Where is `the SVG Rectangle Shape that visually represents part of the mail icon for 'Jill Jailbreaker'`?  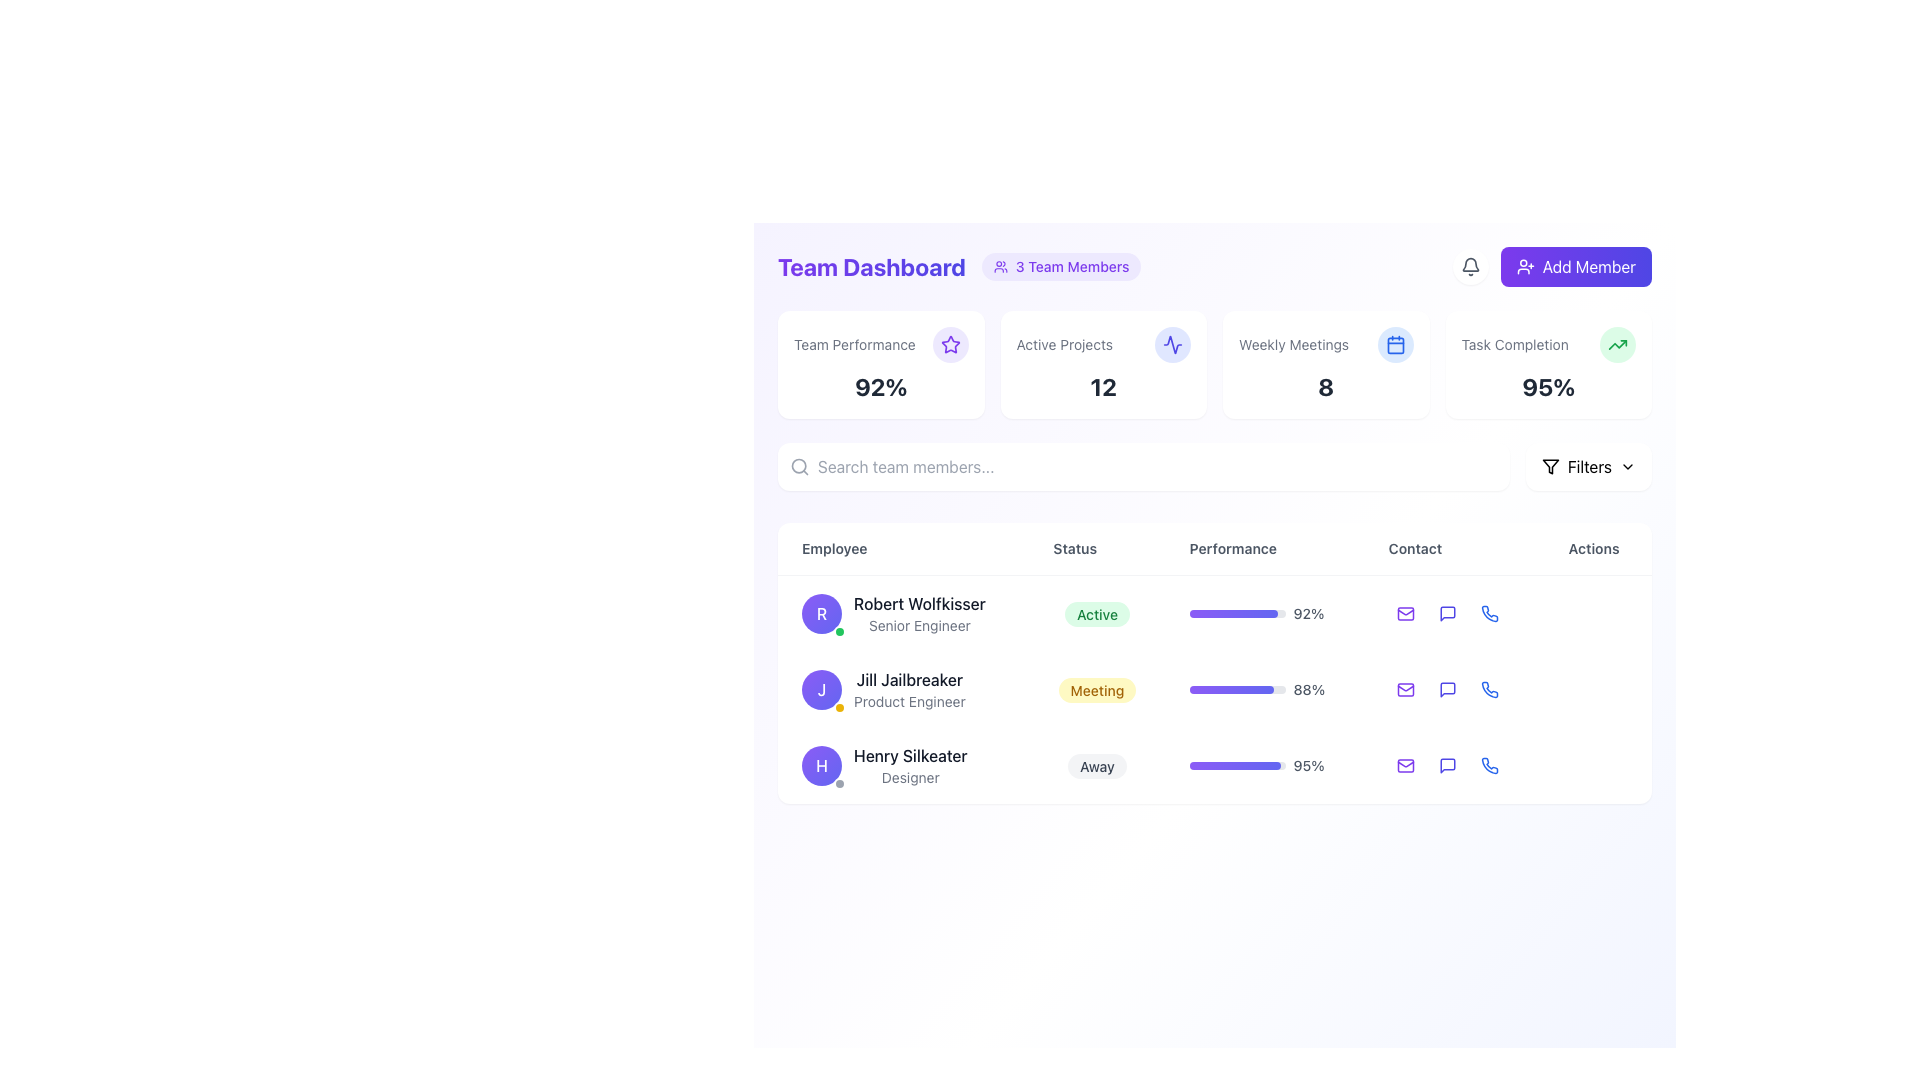 the SVG Rectangle Shape that visually represents part of the mail icon for 'Jill Jailbreaker' is located at coordinates (1404, 689).